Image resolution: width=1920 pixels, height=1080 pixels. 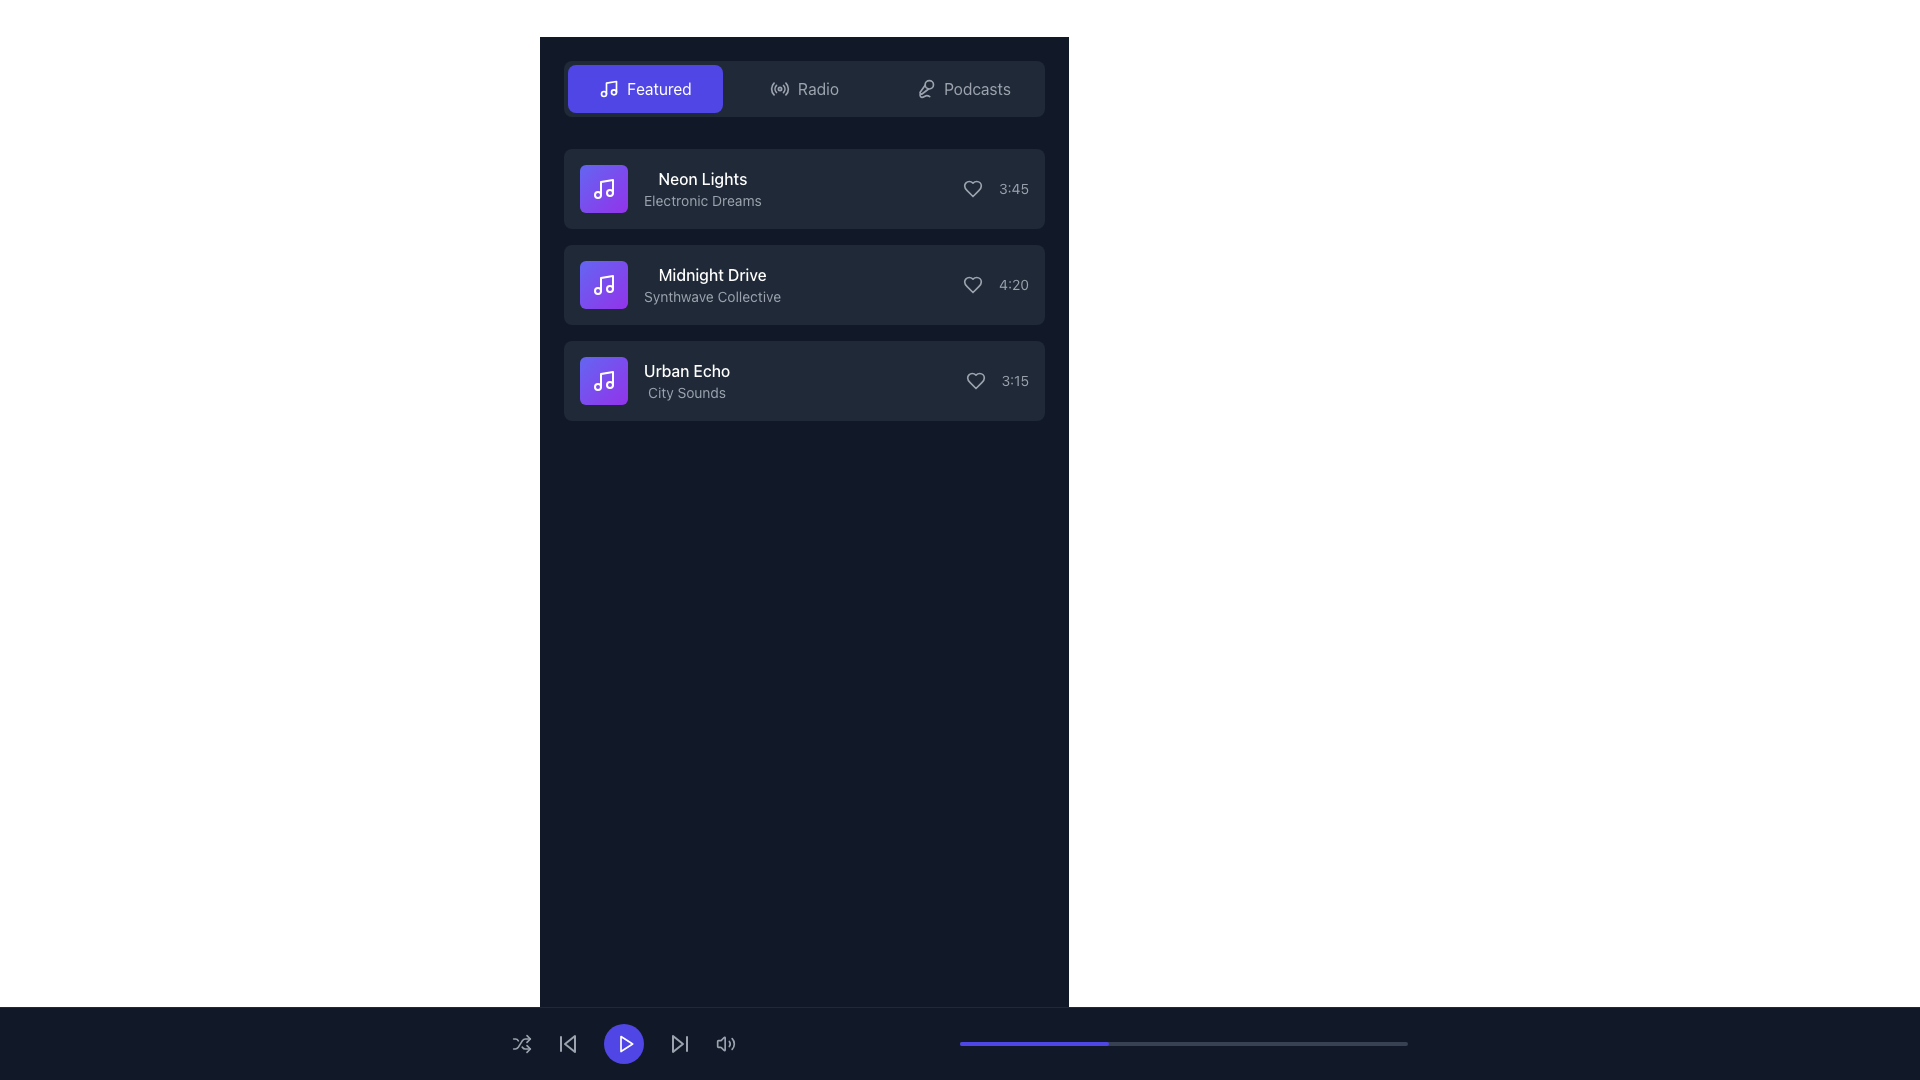 I want to click on the 'skip back' button located at the bottom of the interface to change its color, so click(x=566, y=1043).